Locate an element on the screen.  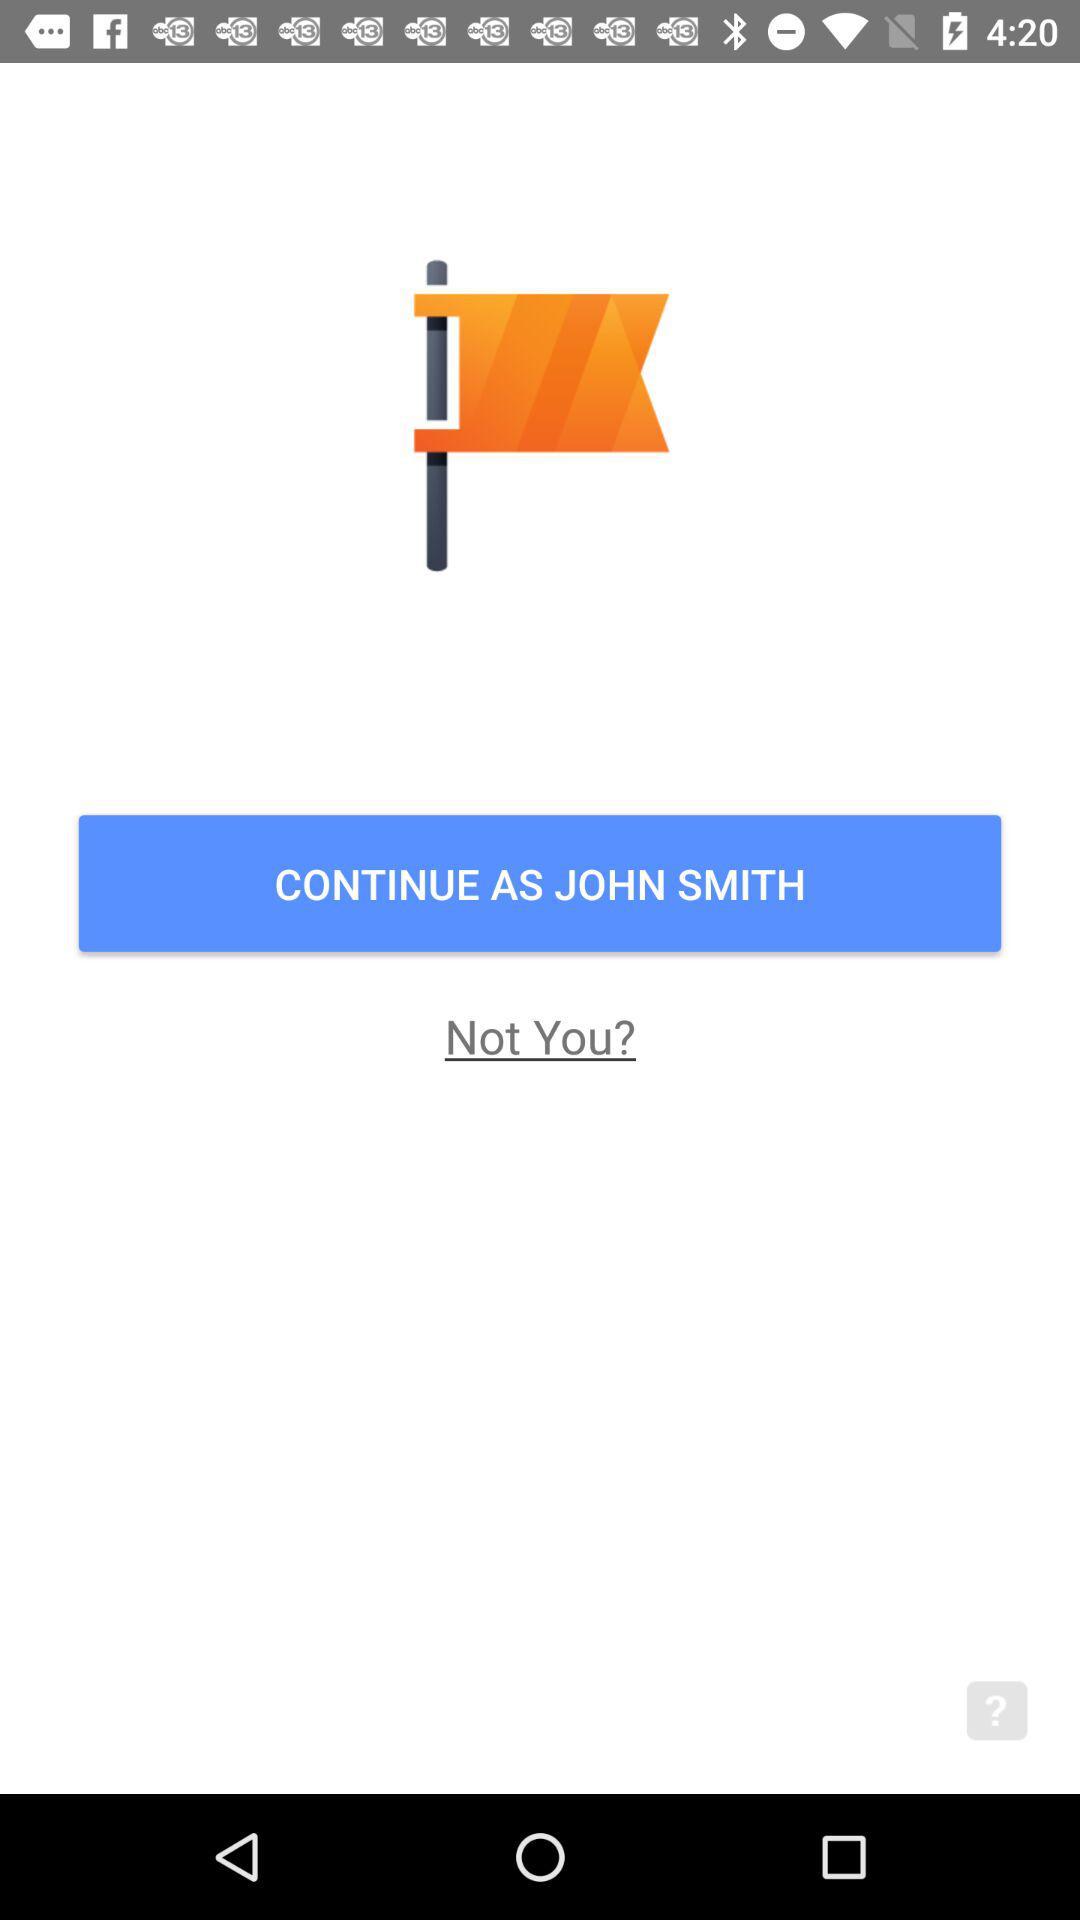
the help icon is located at coordinates (1023, 1736).